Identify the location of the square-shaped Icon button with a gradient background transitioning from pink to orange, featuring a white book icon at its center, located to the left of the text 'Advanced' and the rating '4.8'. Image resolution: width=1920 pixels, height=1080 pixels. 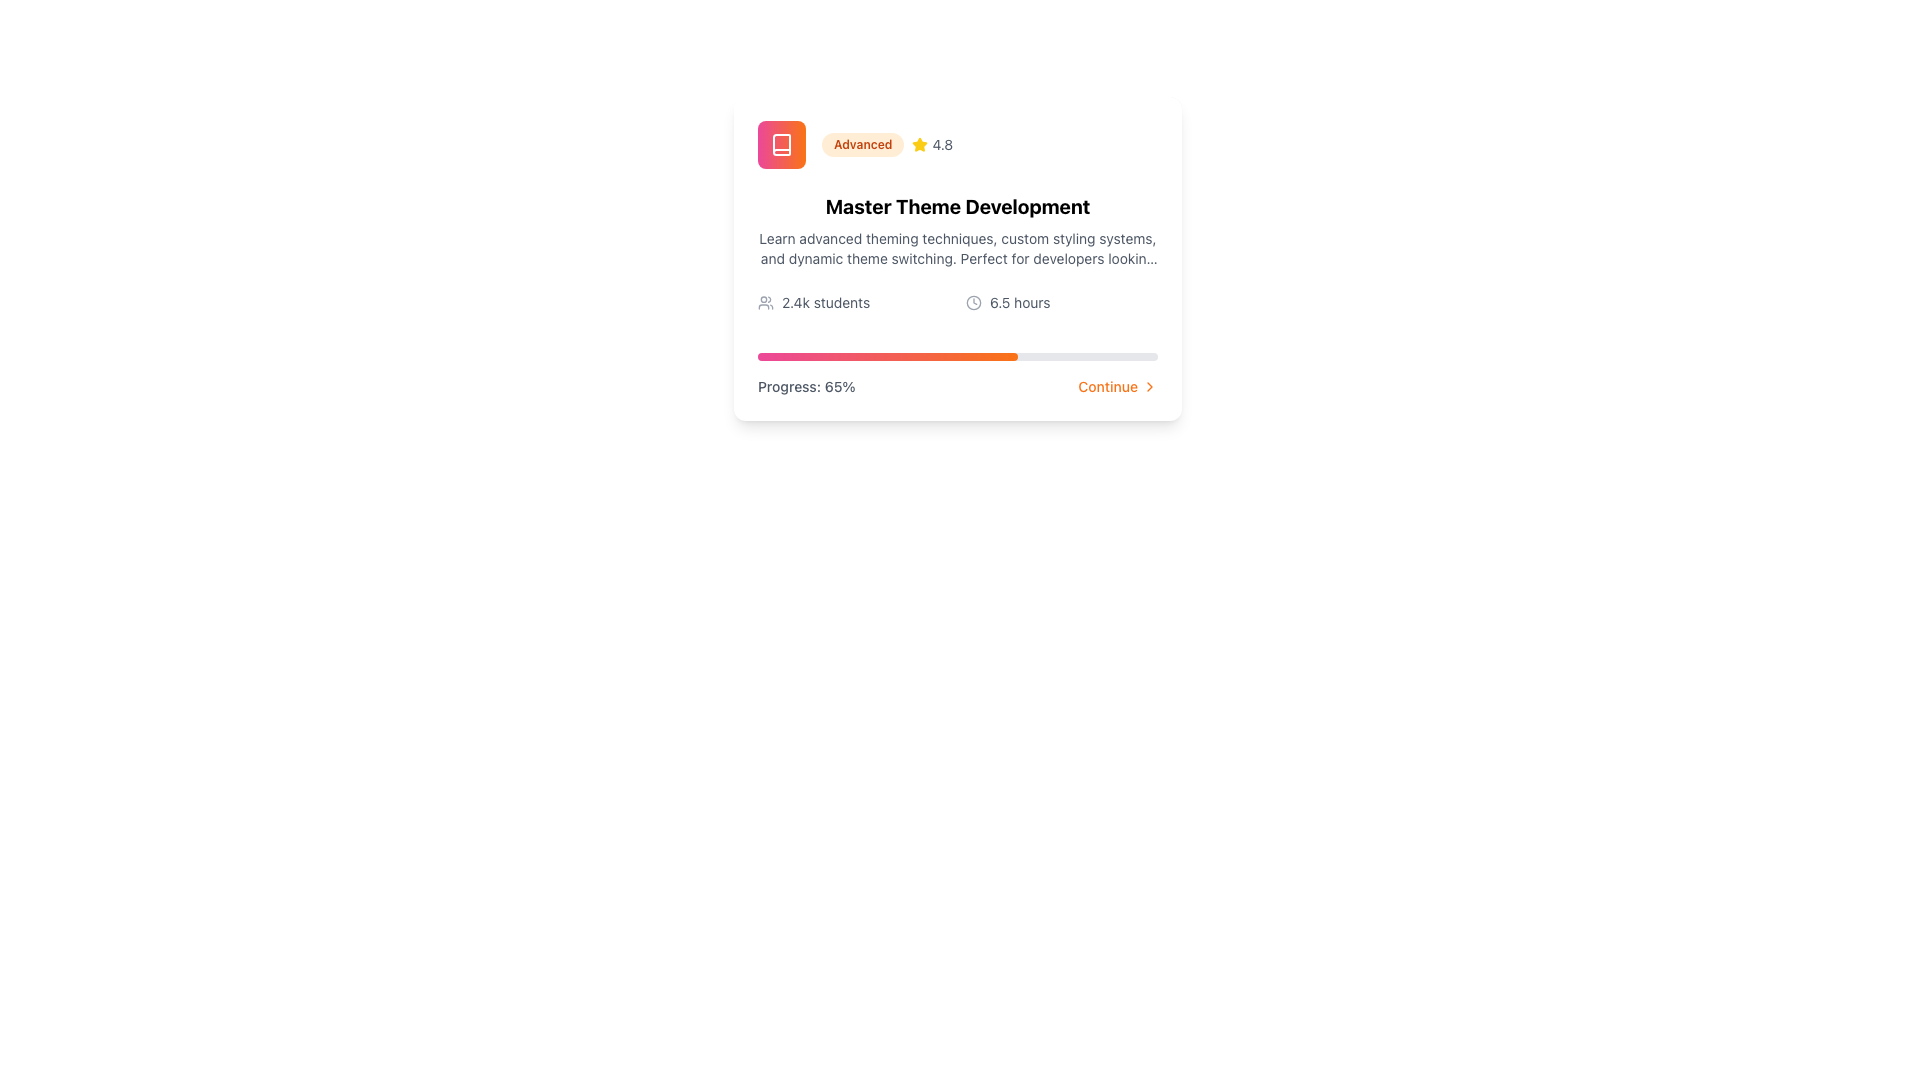
(781, 144).